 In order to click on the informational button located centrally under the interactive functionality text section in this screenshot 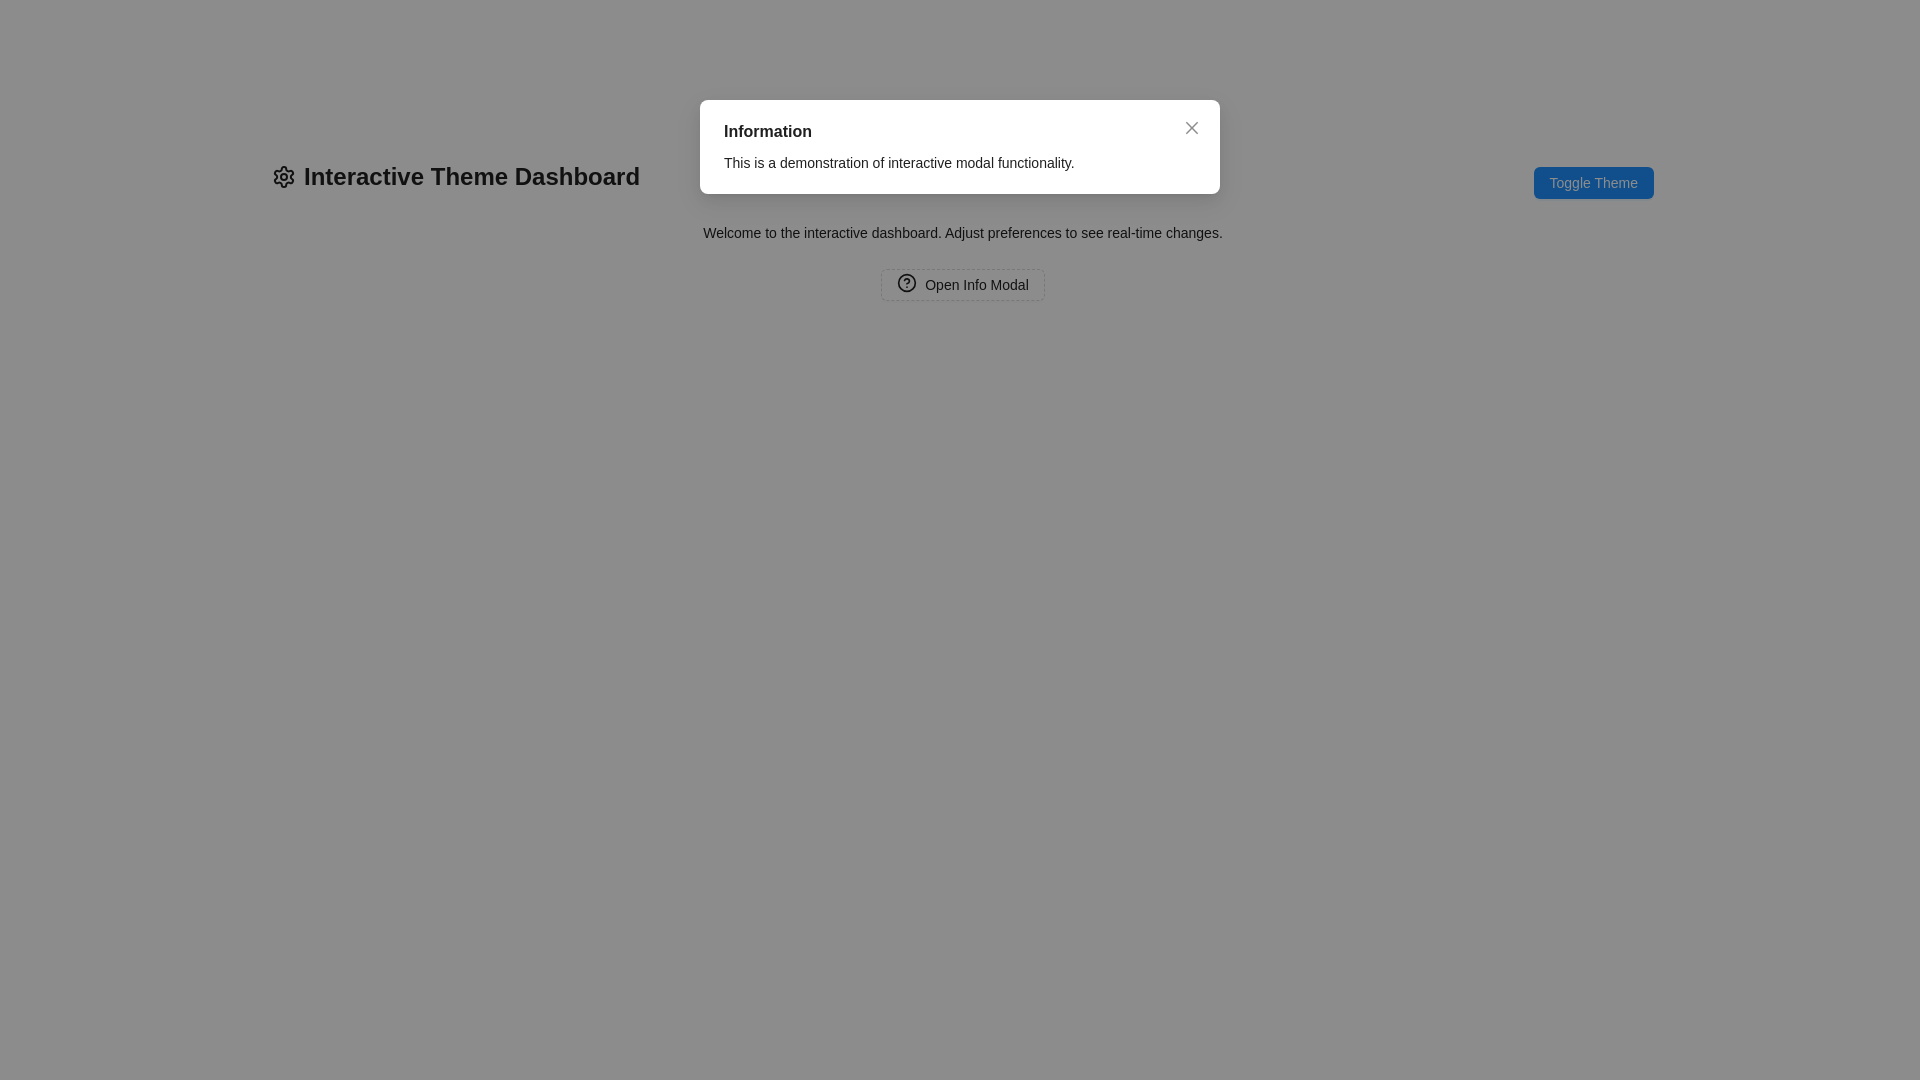, I will do `click(963, 285)`.